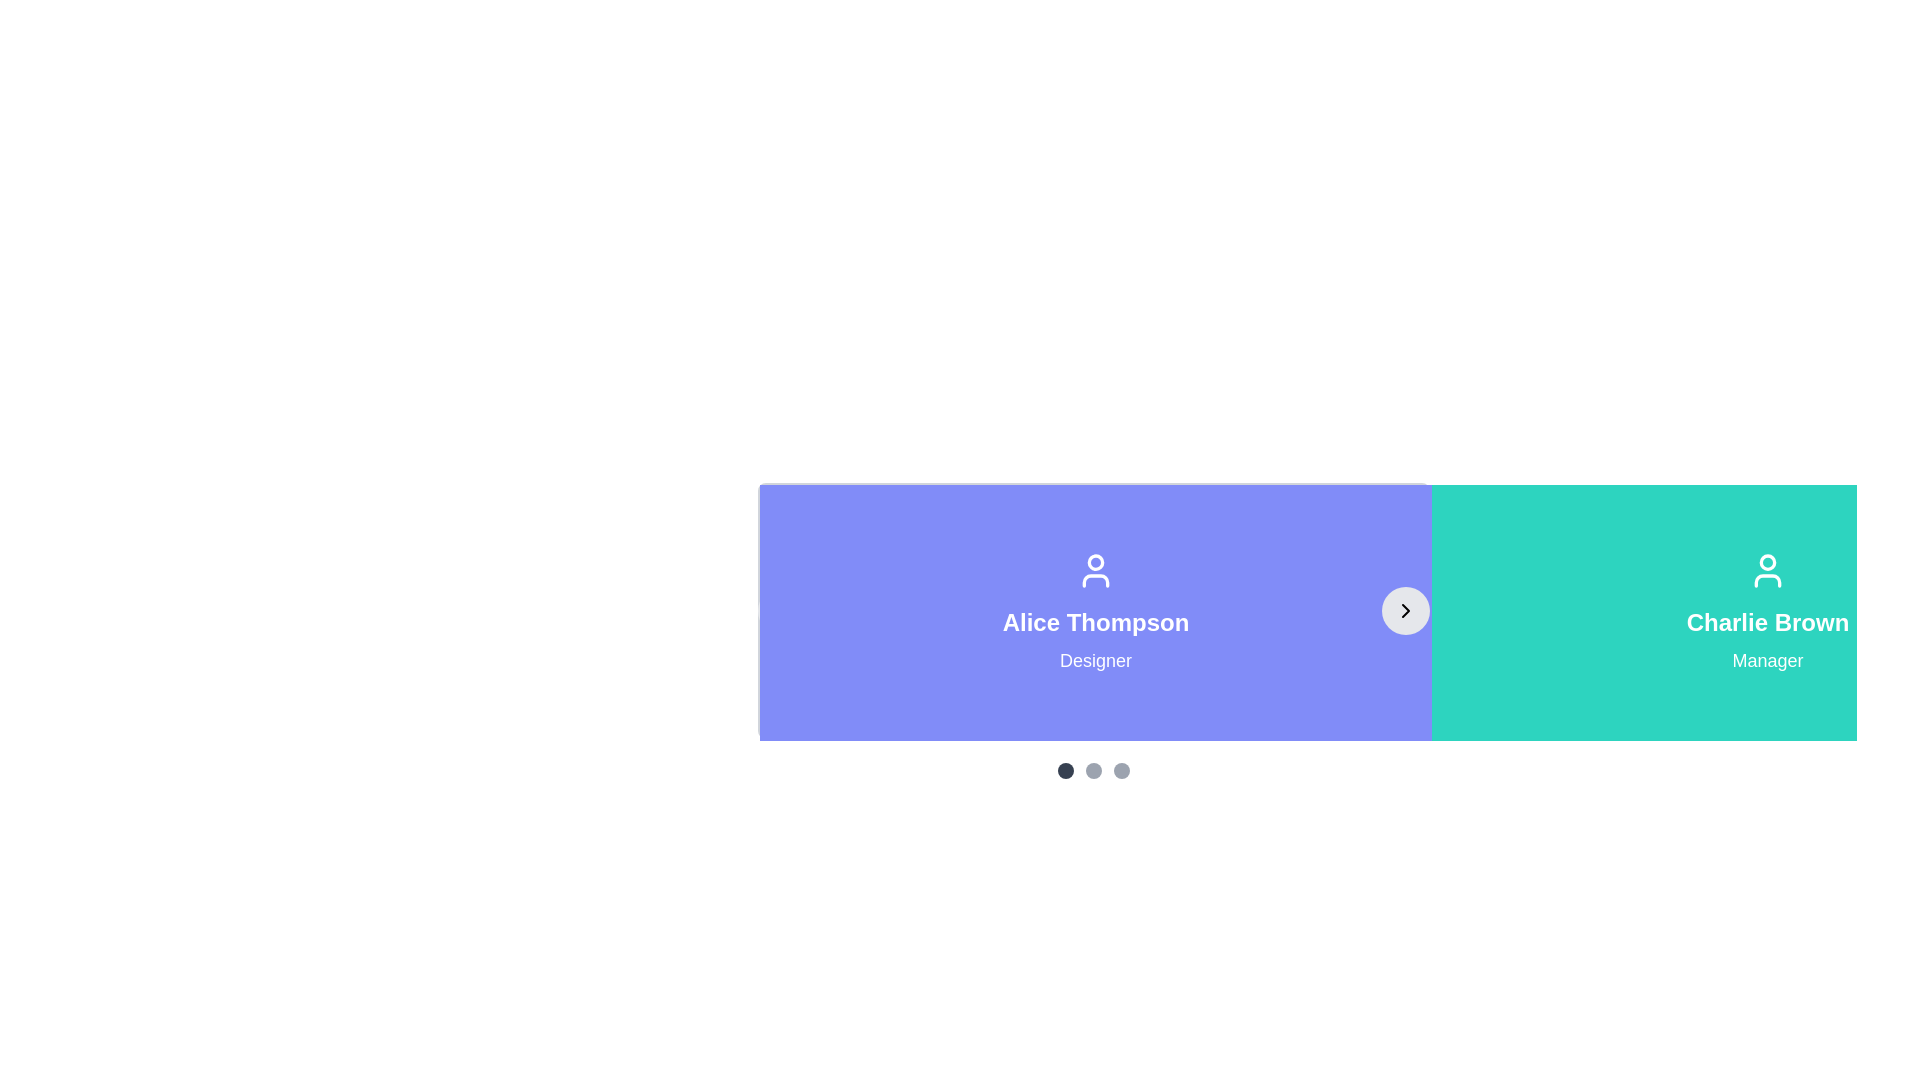  Describe the element at coordinates (1405, 609) in the screenshot. I see `the rightward-pointing arrow-shaped icon with a thin black outline located within the user profile card for 'Alice Thompson'` at that location.